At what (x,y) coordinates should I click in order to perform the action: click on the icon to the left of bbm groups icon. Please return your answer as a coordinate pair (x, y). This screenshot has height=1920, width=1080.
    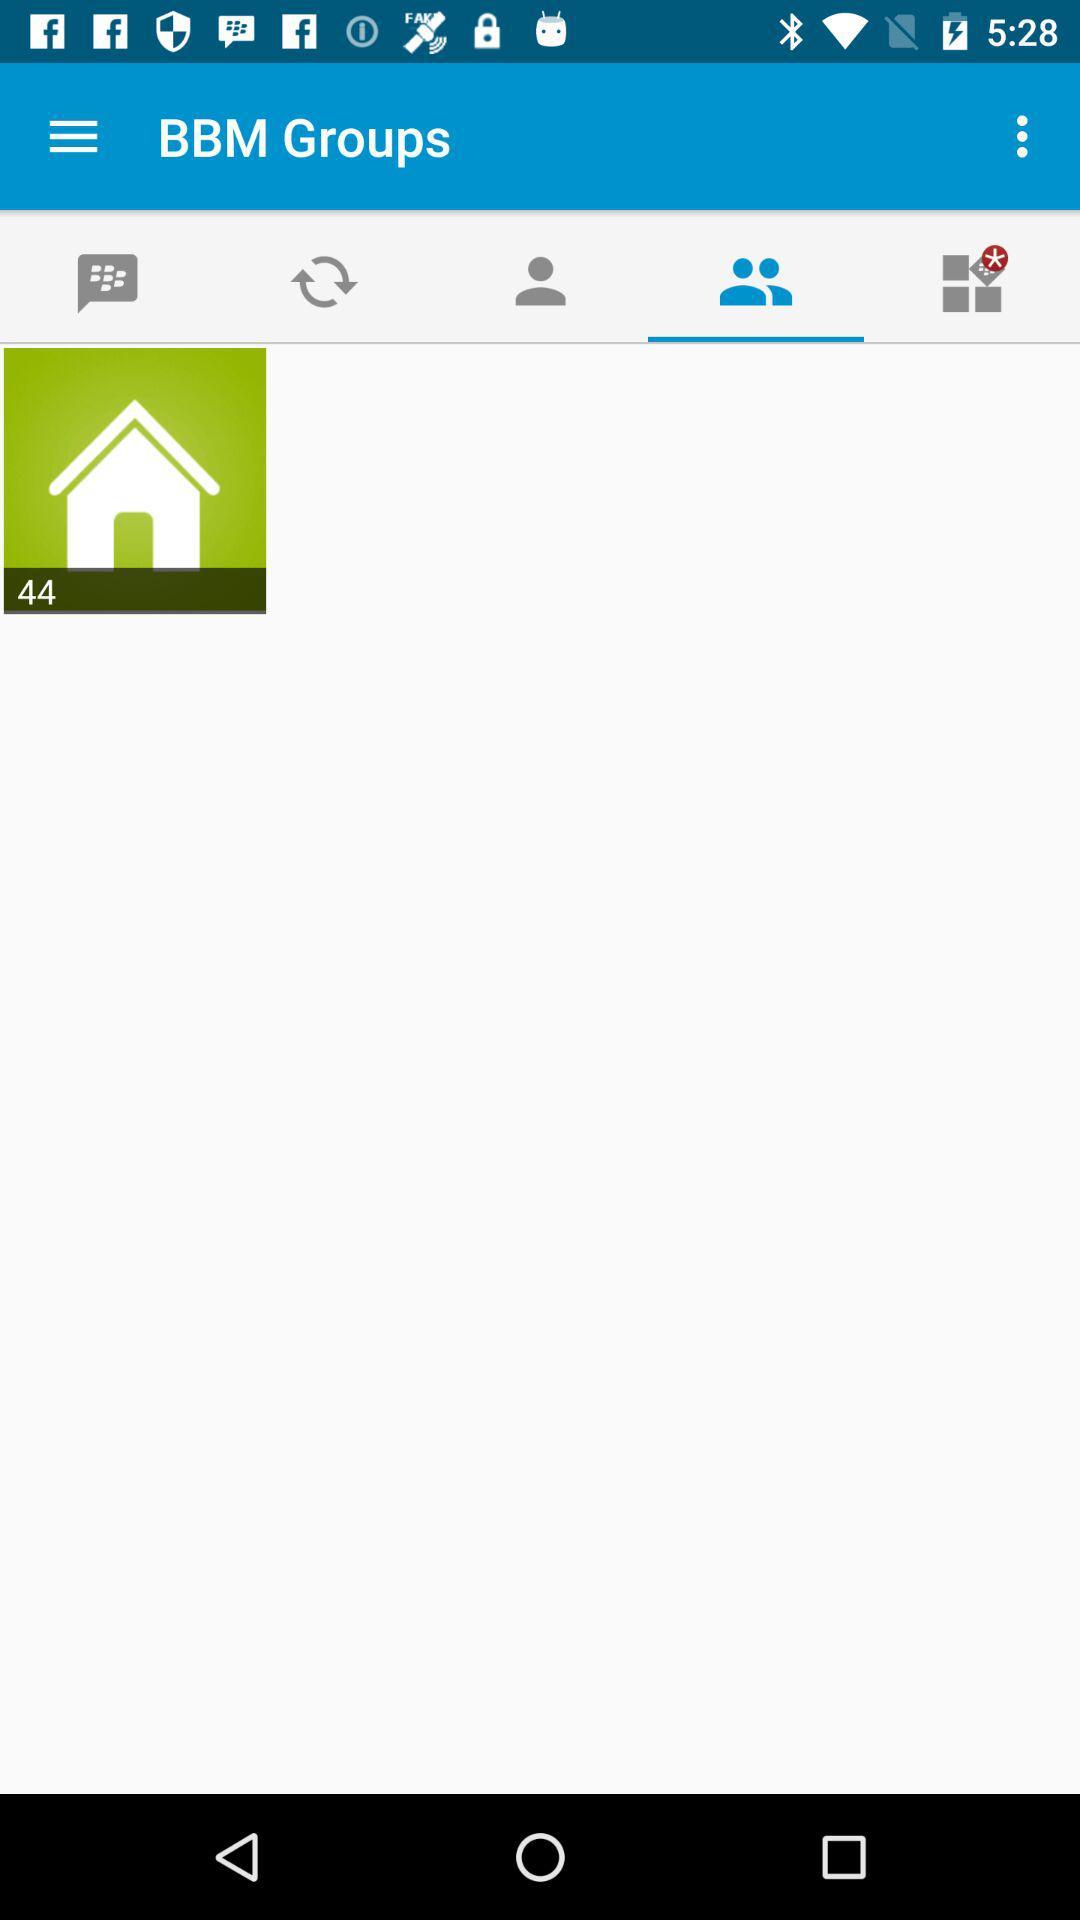
    Looking at the image, I should click on (72, 135).